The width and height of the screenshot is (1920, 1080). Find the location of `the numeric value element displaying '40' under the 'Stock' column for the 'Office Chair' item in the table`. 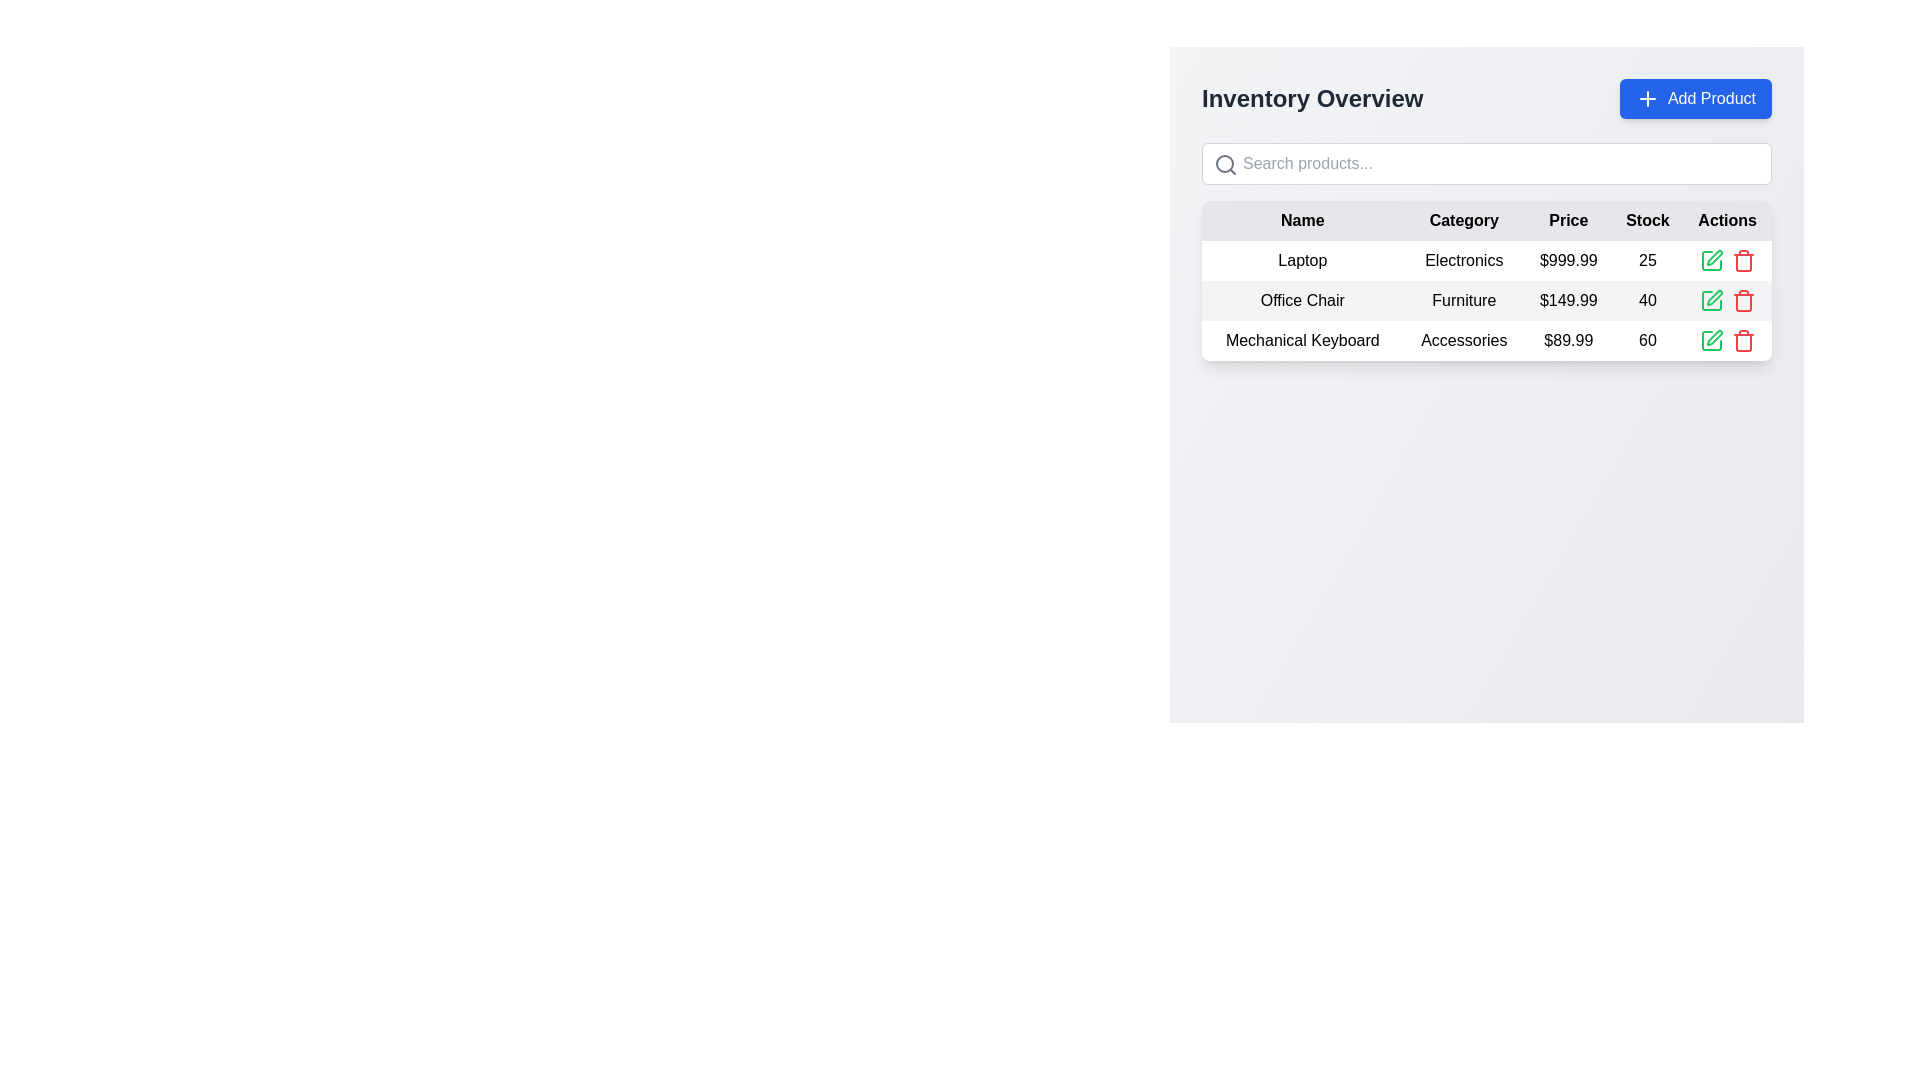

the numeric value element displaying '40' under the 'Stock' column for the 'Office Chair' item in the table is located at coordinates (1647, 300).